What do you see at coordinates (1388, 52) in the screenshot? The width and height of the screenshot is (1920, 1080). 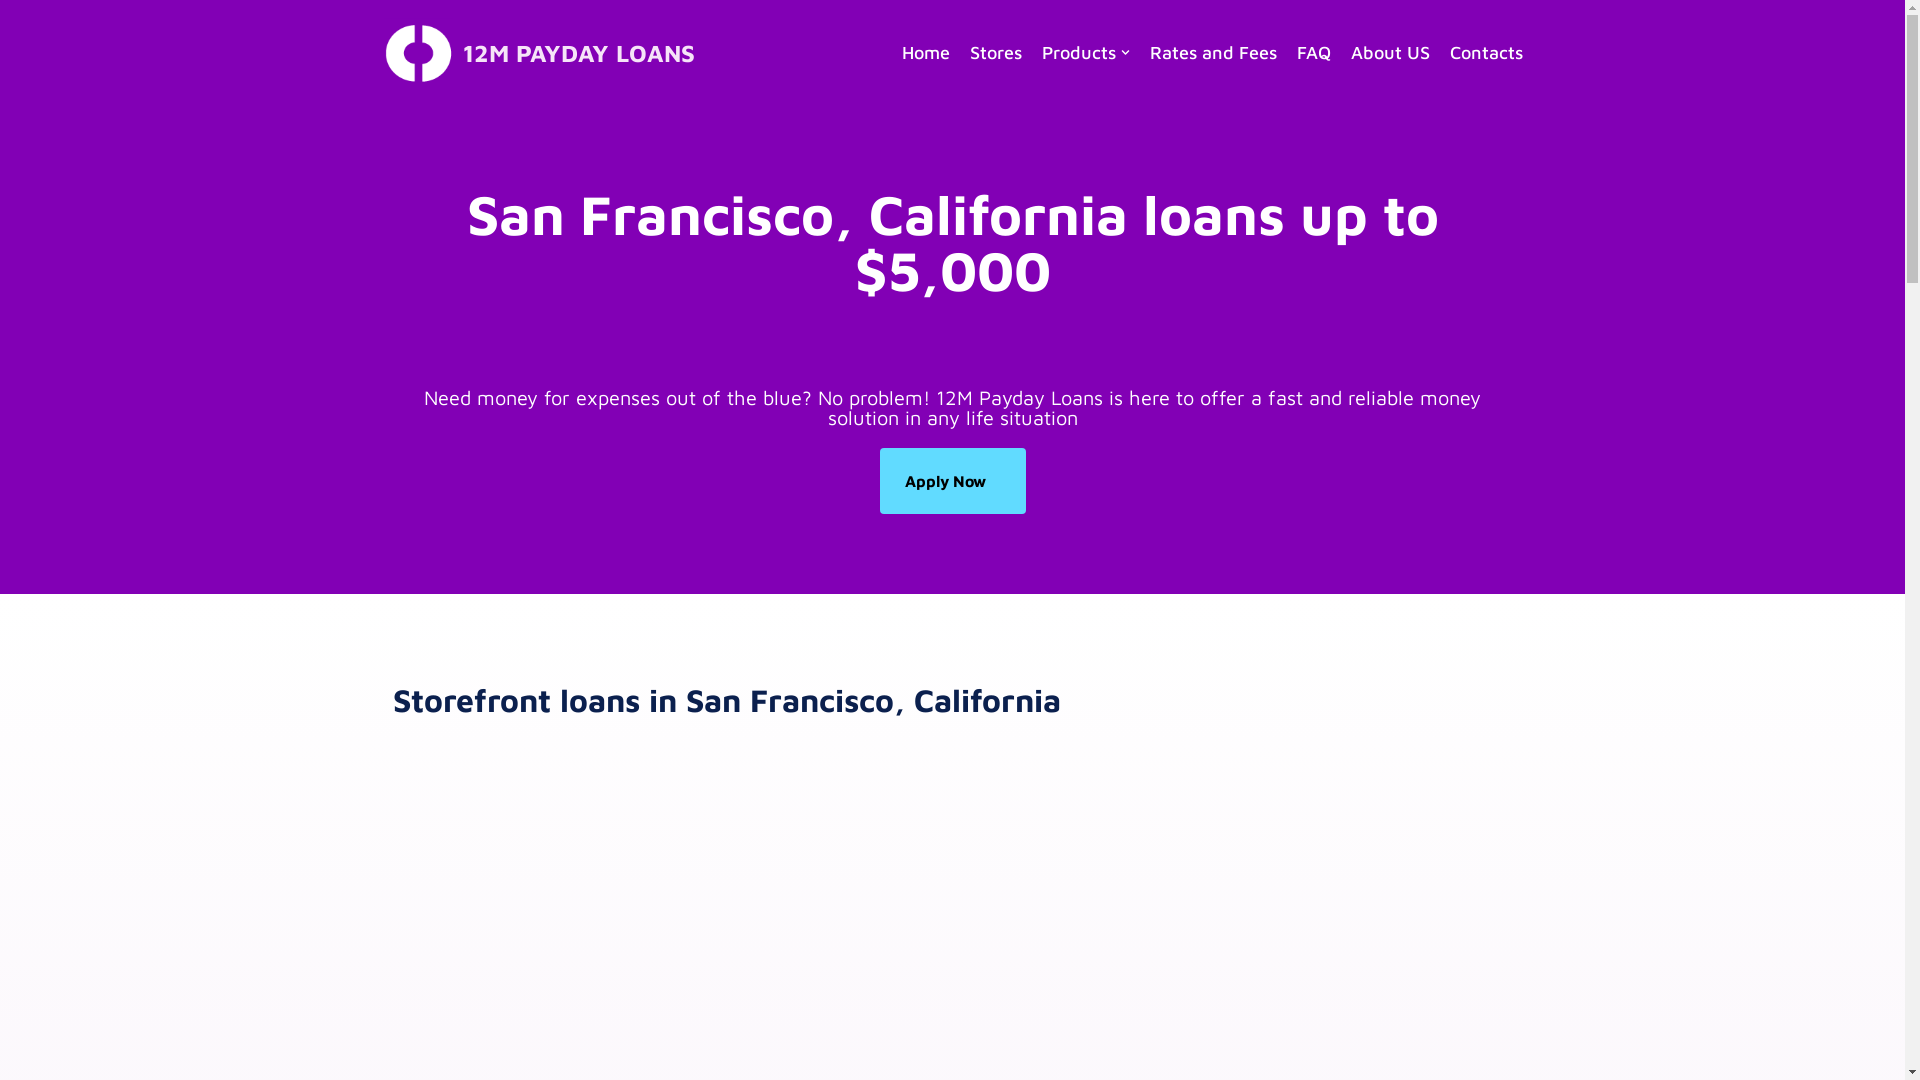 I see `'About US'` at bounding box center [1388, 52].